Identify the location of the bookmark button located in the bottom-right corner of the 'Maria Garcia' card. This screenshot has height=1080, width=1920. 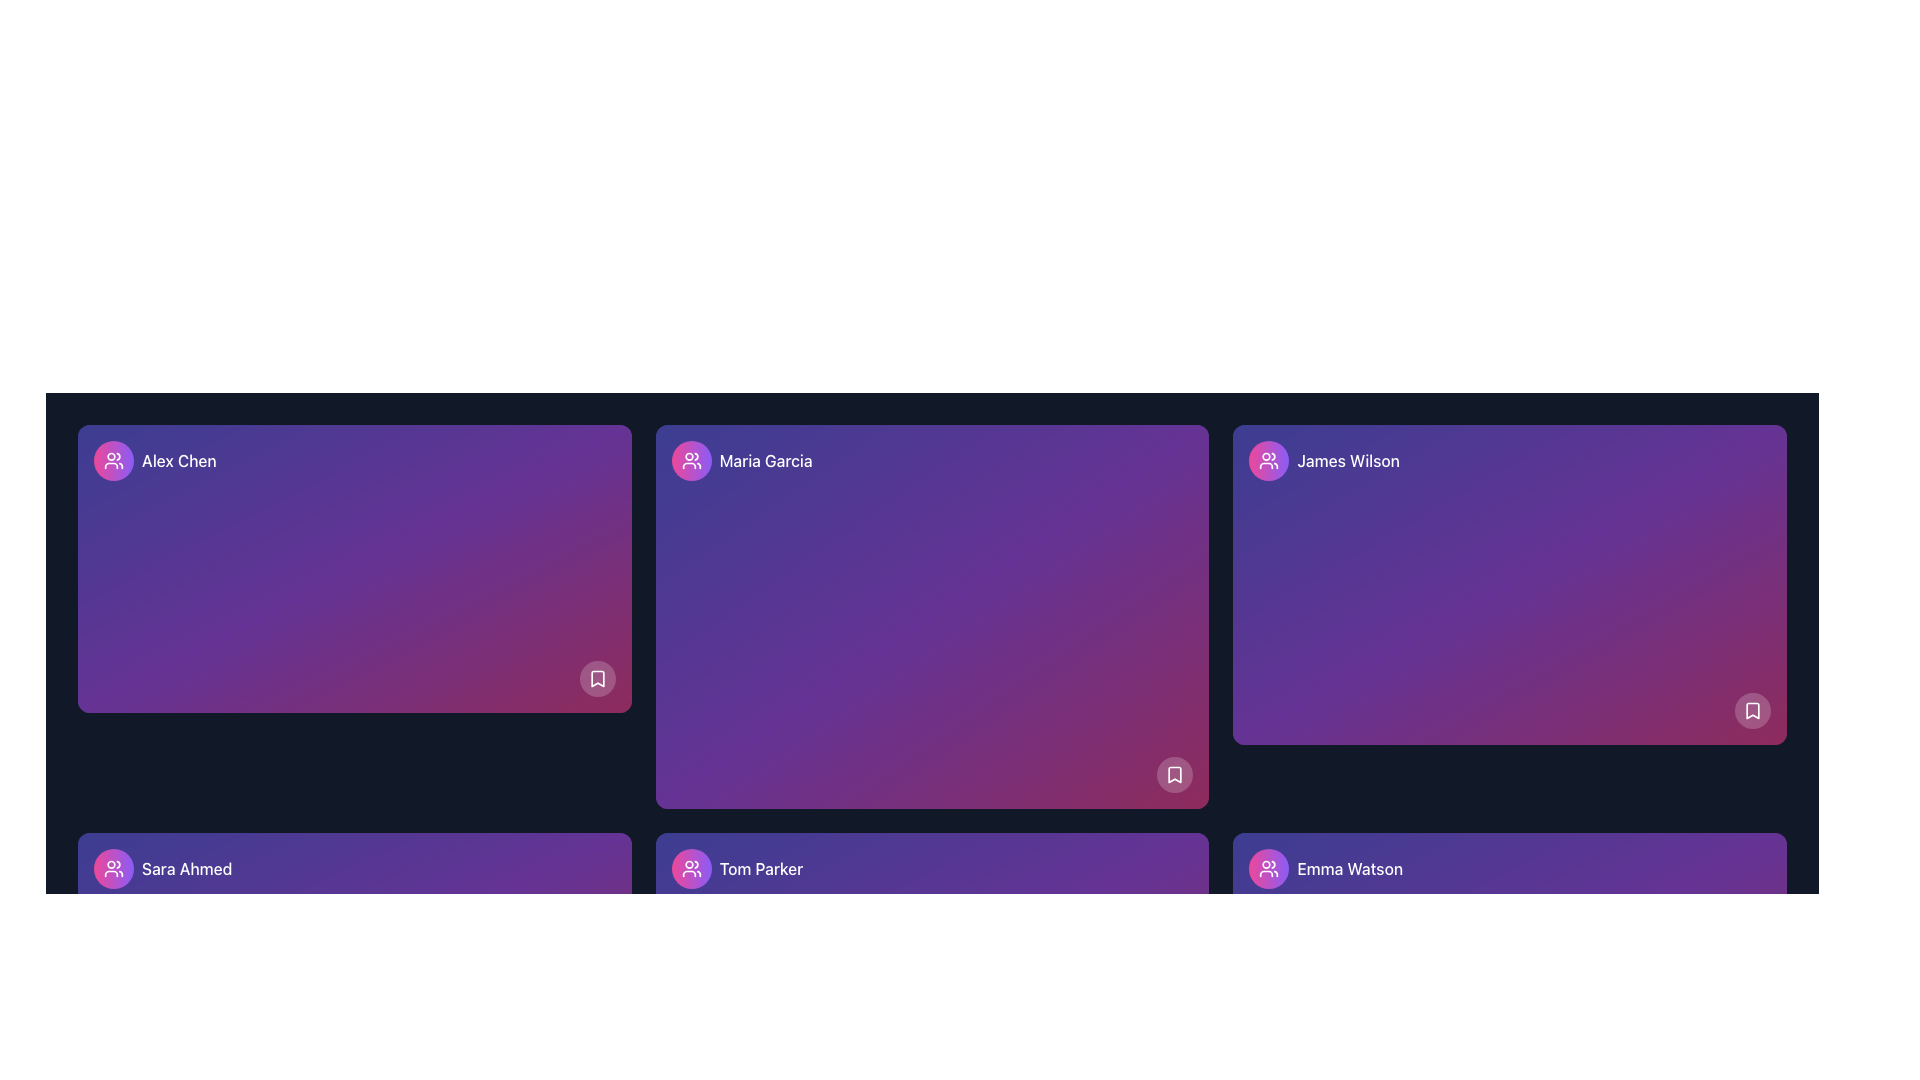
(1175, 774).